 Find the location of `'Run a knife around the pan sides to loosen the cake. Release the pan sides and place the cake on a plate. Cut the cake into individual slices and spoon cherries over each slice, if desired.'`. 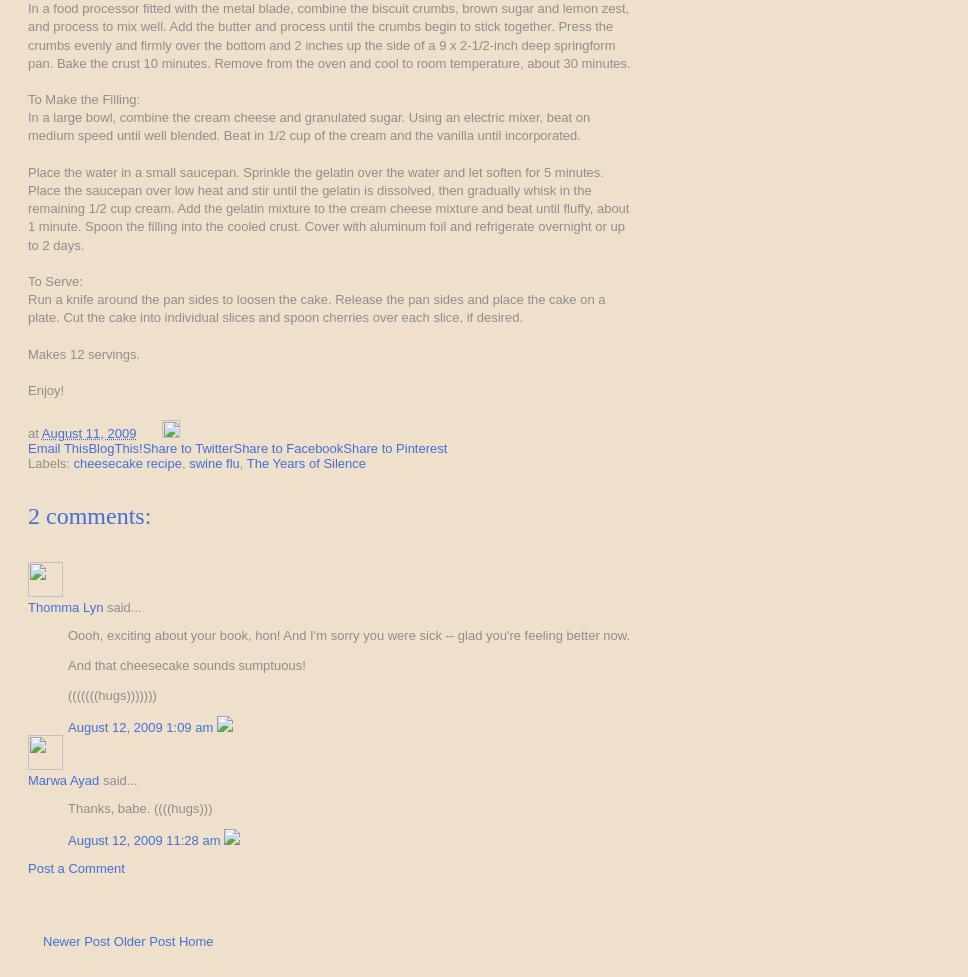

'Run a knife around the pan sides to loosen the cake. Release the pan sides and place the cake on a plate. Cut the cake into individual slices and spoon cherries over each slice, if desired.' is located at coordinates (315, 307).